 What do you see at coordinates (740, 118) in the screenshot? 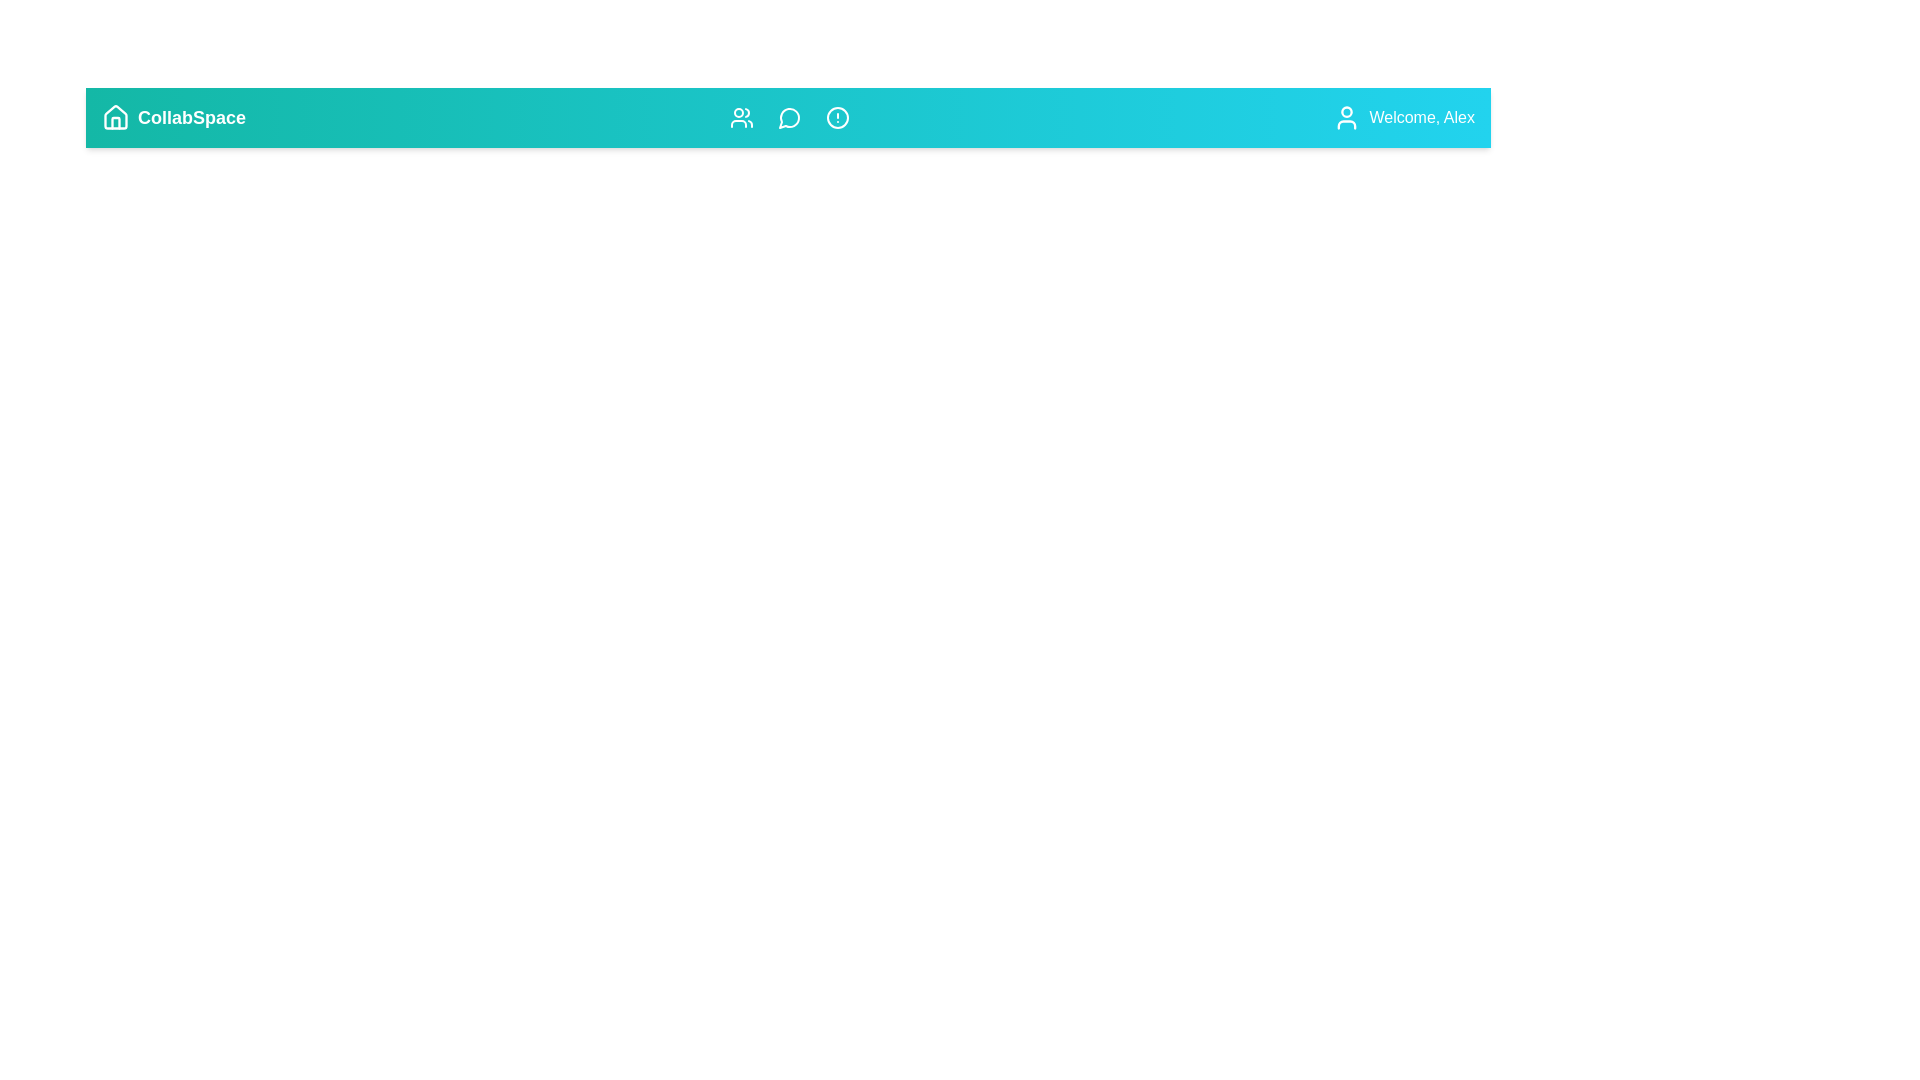
I see `the Teams icon to view team-related information` at bounding box center [740, 118].